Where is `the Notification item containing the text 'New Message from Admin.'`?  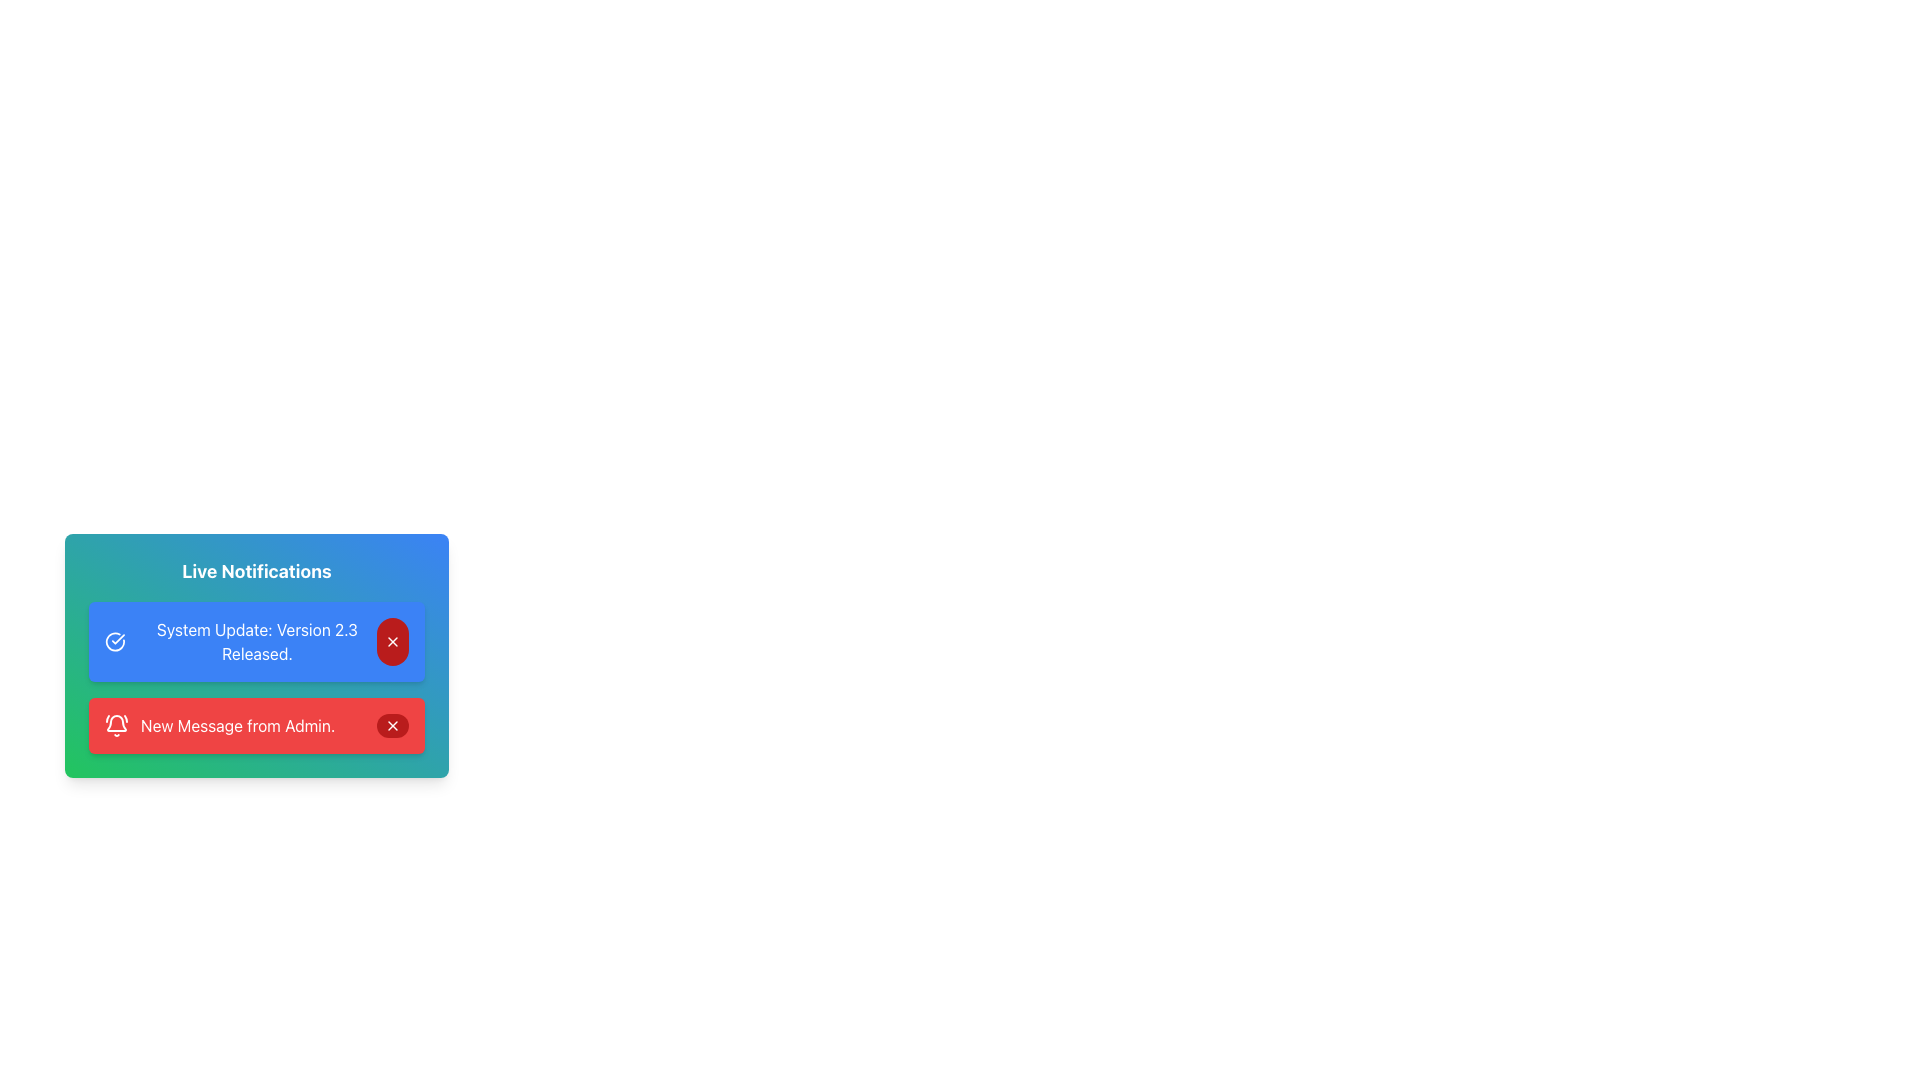 the Notification item containing the text 'New Message from Admin.' is located at coordinates (220, 725).